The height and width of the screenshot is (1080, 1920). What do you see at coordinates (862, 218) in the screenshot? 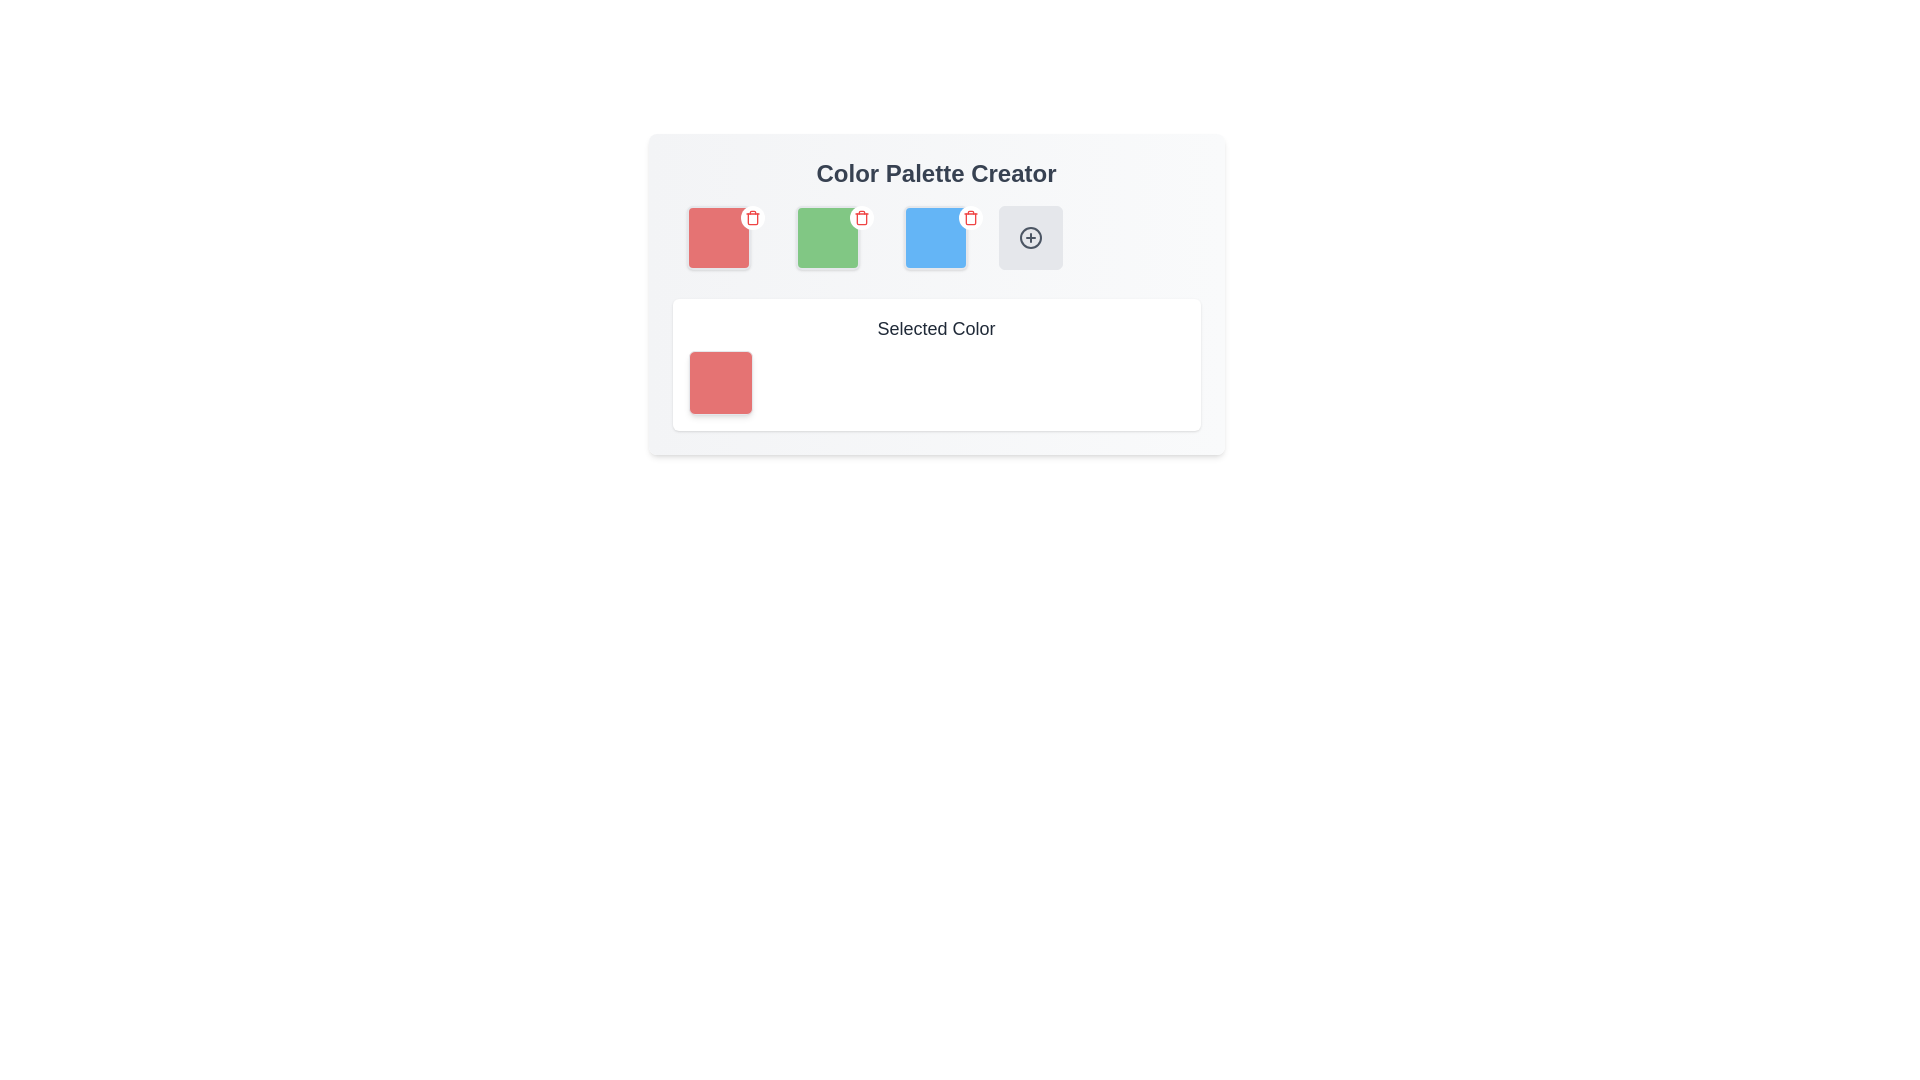
I see `the trash icon with a red border on the green color square` at bounding box center [862, 218].